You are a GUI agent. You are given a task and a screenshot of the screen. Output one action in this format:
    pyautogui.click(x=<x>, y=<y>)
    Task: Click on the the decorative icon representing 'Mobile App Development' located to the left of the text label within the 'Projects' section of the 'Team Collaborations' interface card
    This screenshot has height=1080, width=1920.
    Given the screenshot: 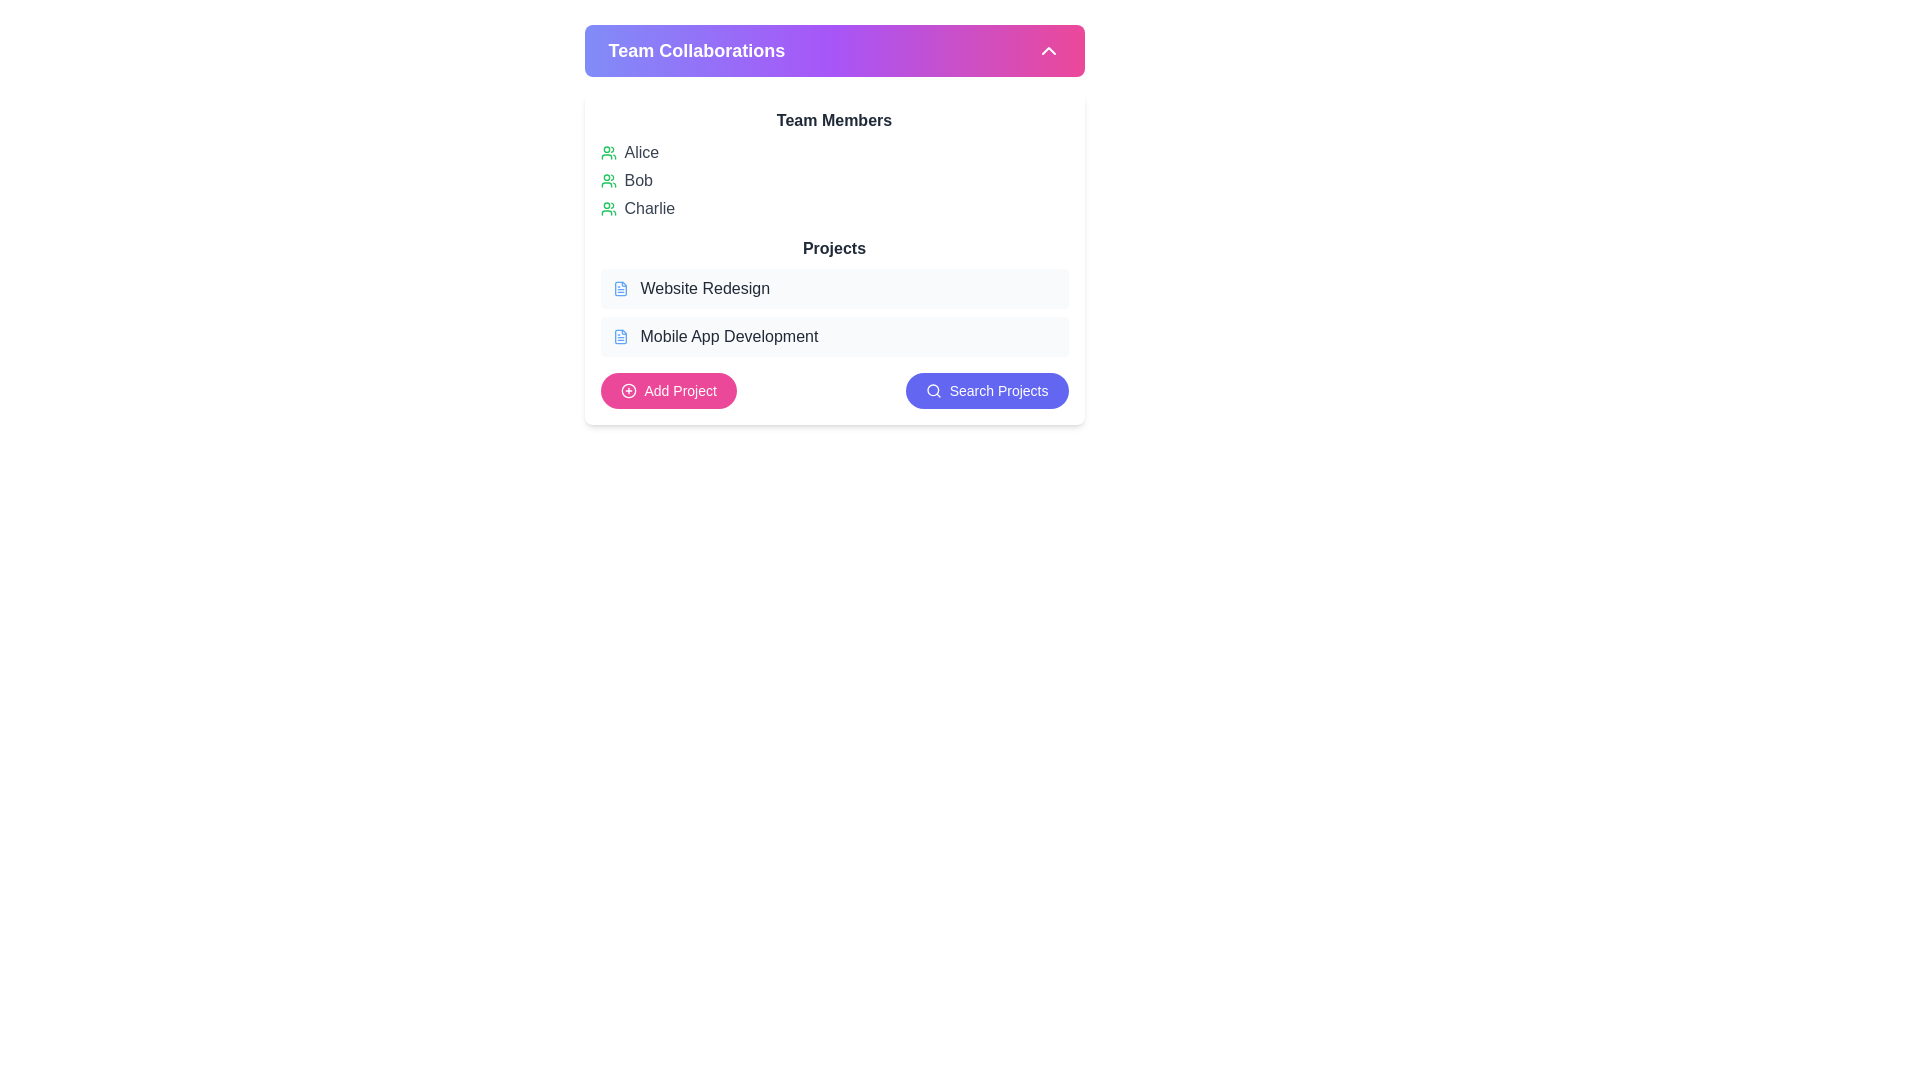 What is the action you would take?
    pyautogui.click(x=619, y=335)
    